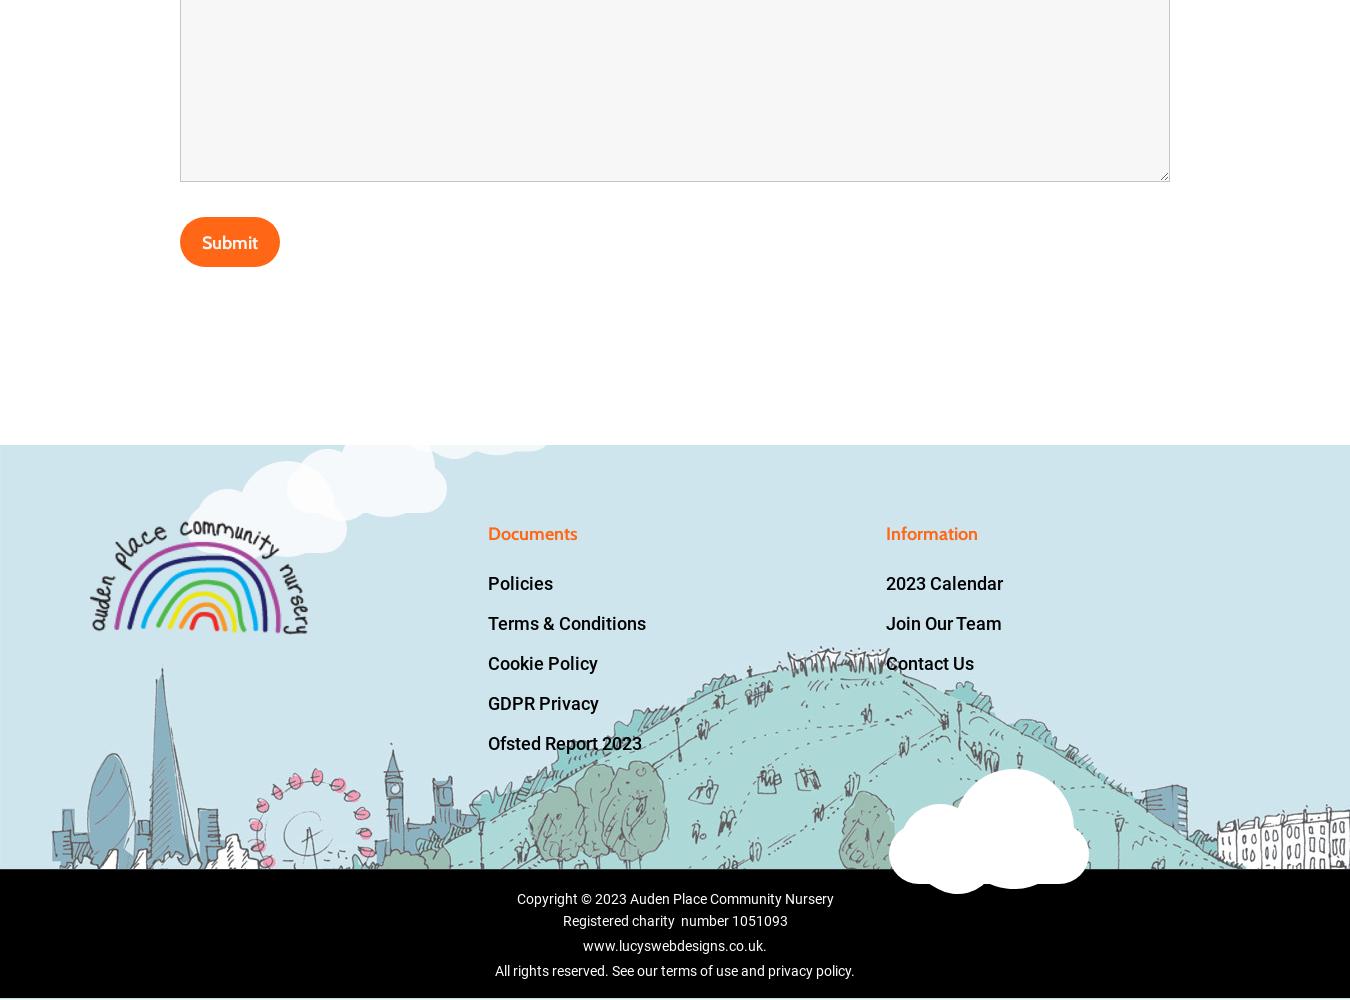 The height and width of the screenshot is (1000, 1350). Describe the element at coordinates (564, 742) in the screenshot. I see `'Ofsted Report 2023'` at that location.